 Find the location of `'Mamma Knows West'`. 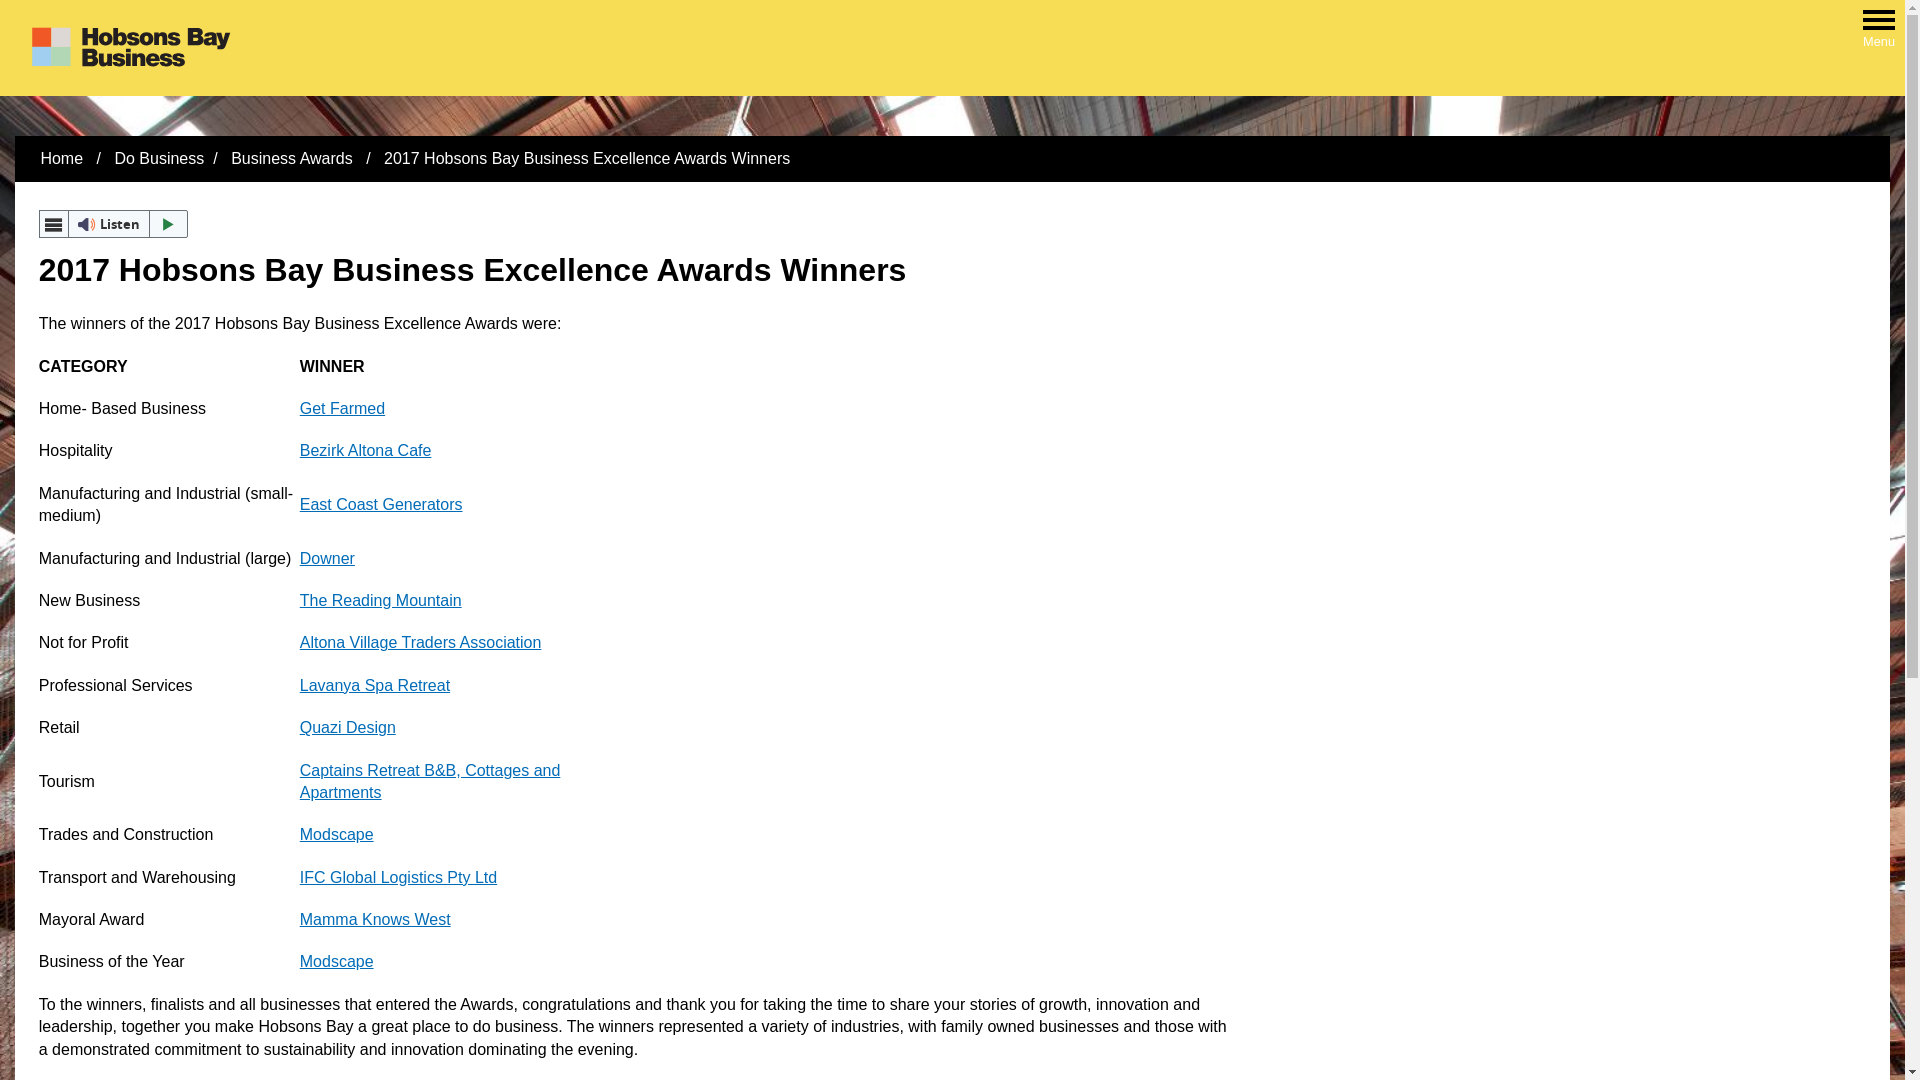

'Mamma Knows West' is located at coordinates (375, 919).